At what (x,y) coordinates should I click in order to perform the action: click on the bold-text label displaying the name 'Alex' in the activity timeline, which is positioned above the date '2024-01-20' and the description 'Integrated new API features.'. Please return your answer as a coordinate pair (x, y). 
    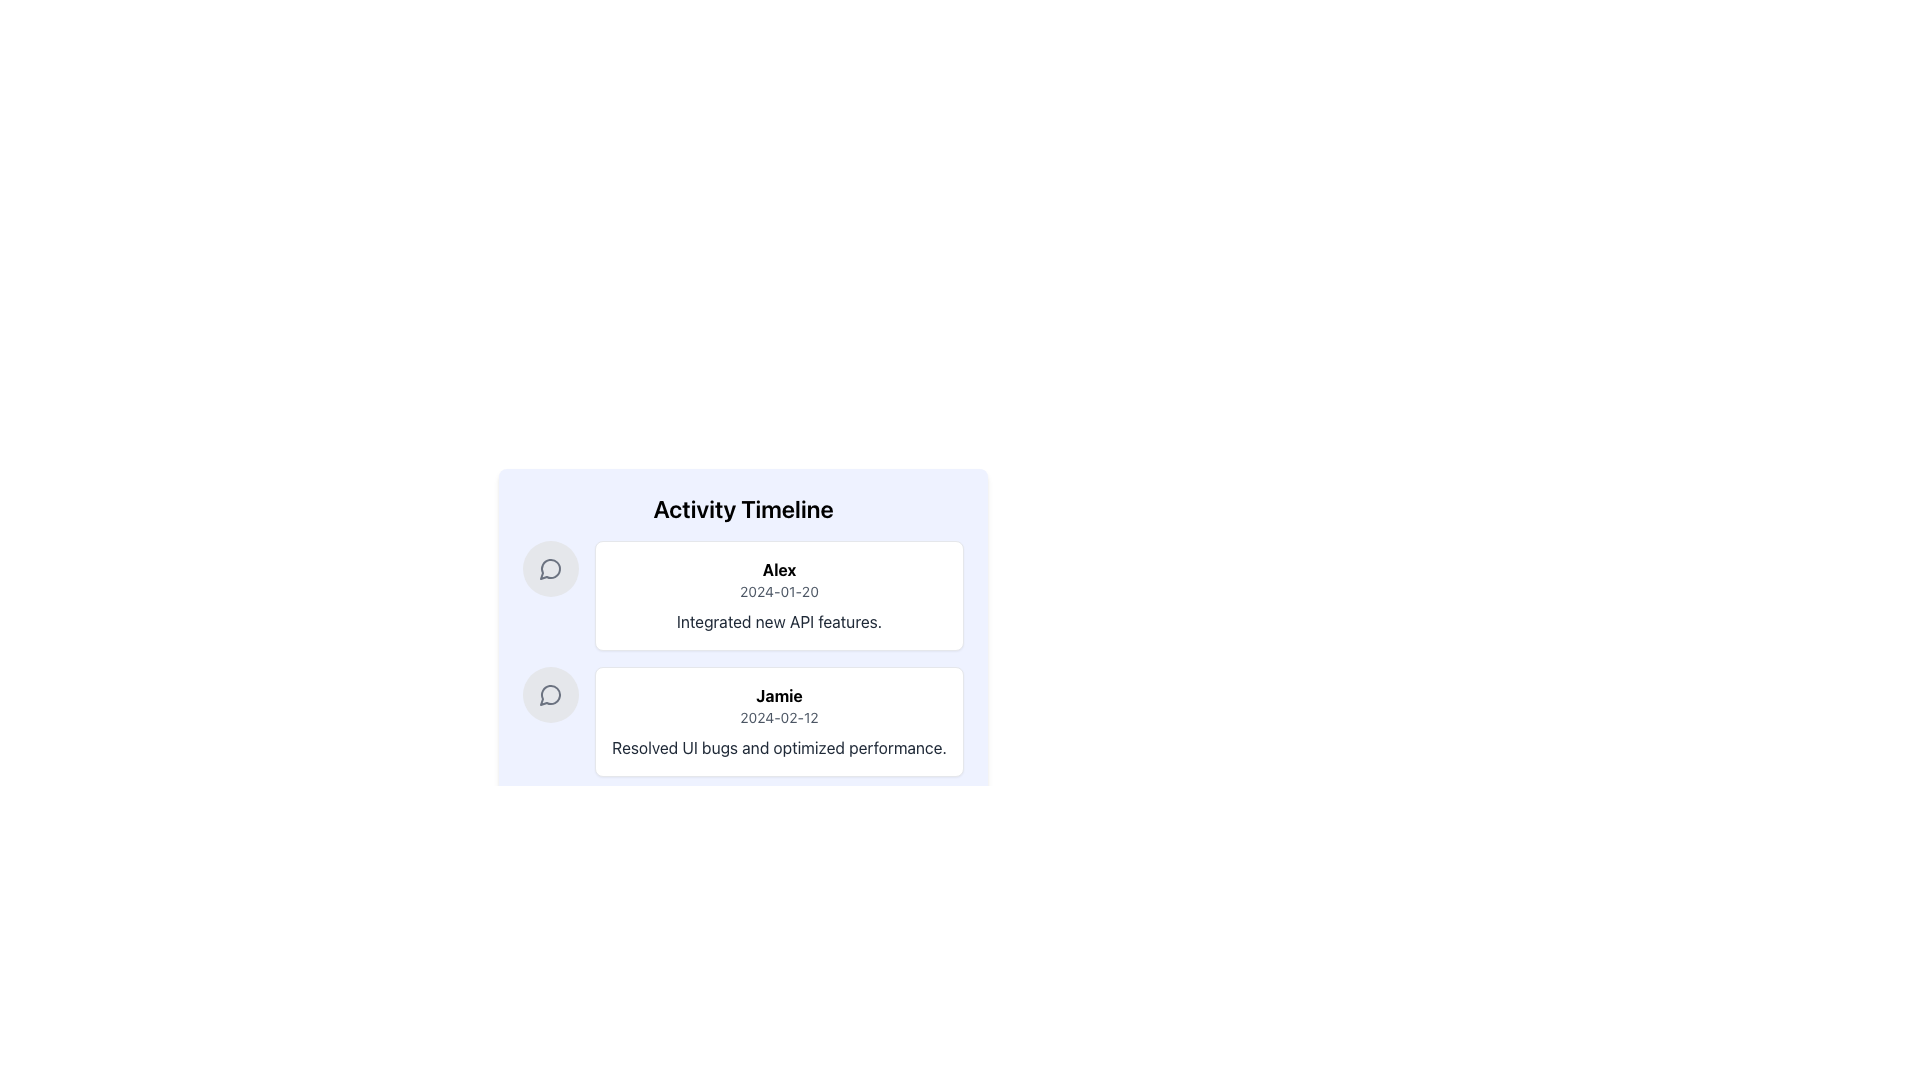
    Looking at the image, I should click on (778, 570).